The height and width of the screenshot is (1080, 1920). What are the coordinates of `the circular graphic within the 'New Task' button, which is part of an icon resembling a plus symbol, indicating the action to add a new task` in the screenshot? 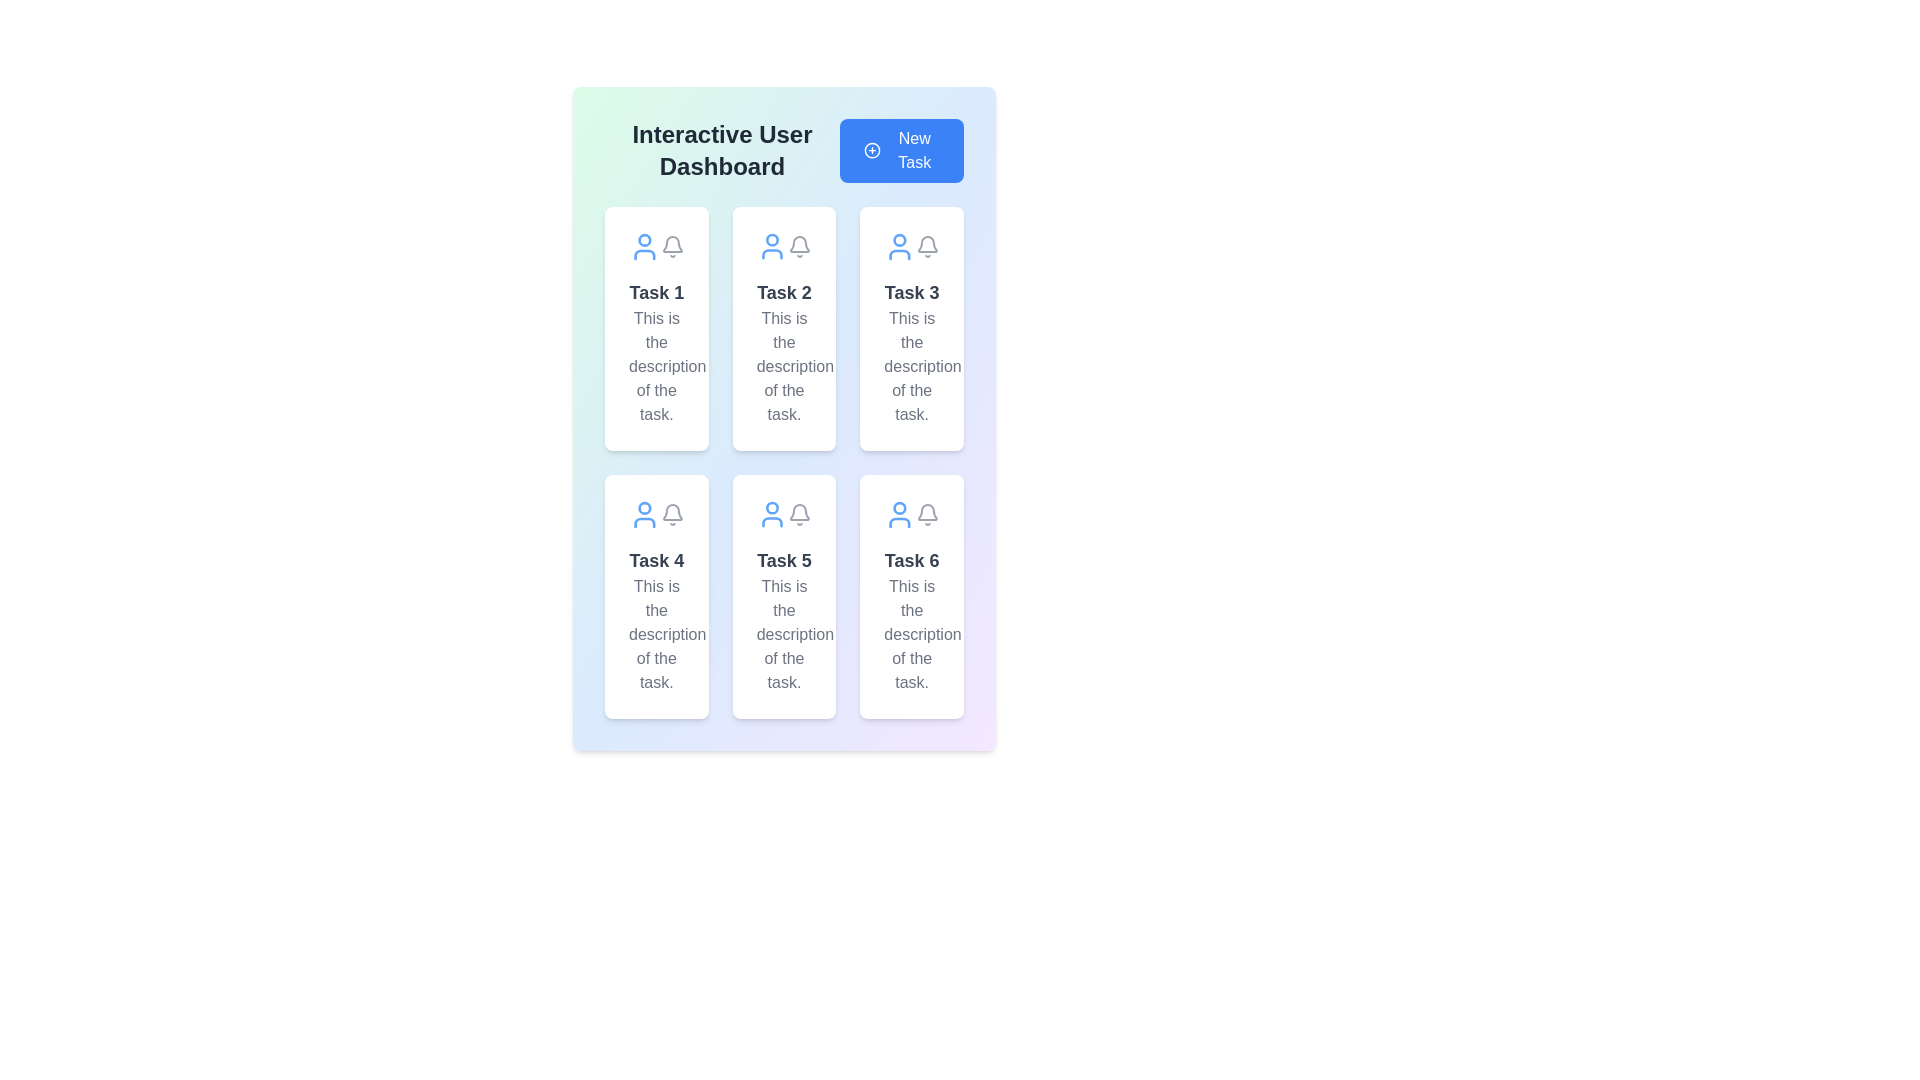 It's located at (872, 149).